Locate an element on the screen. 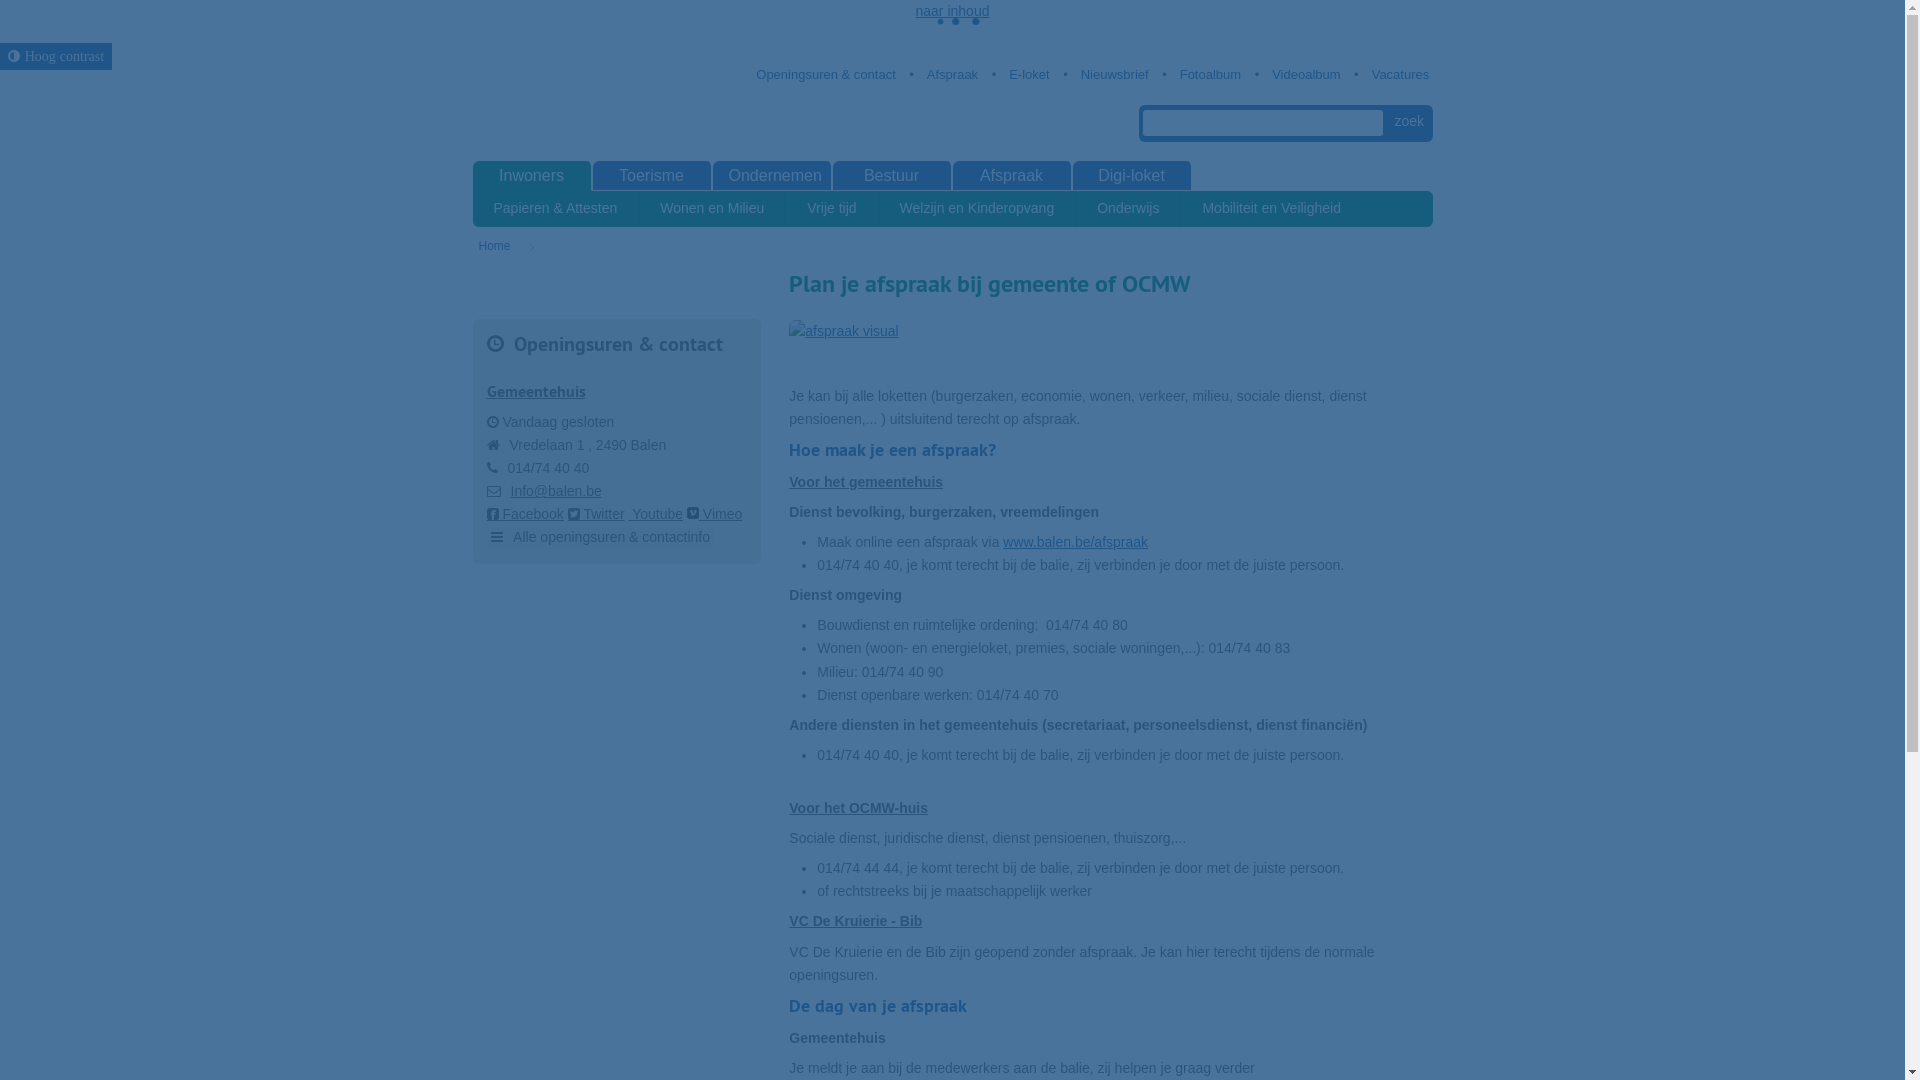 Image resolution: width=1920 pixels, height=1080 pixels. 'Afspraak' is located at coordinates (942, 73).